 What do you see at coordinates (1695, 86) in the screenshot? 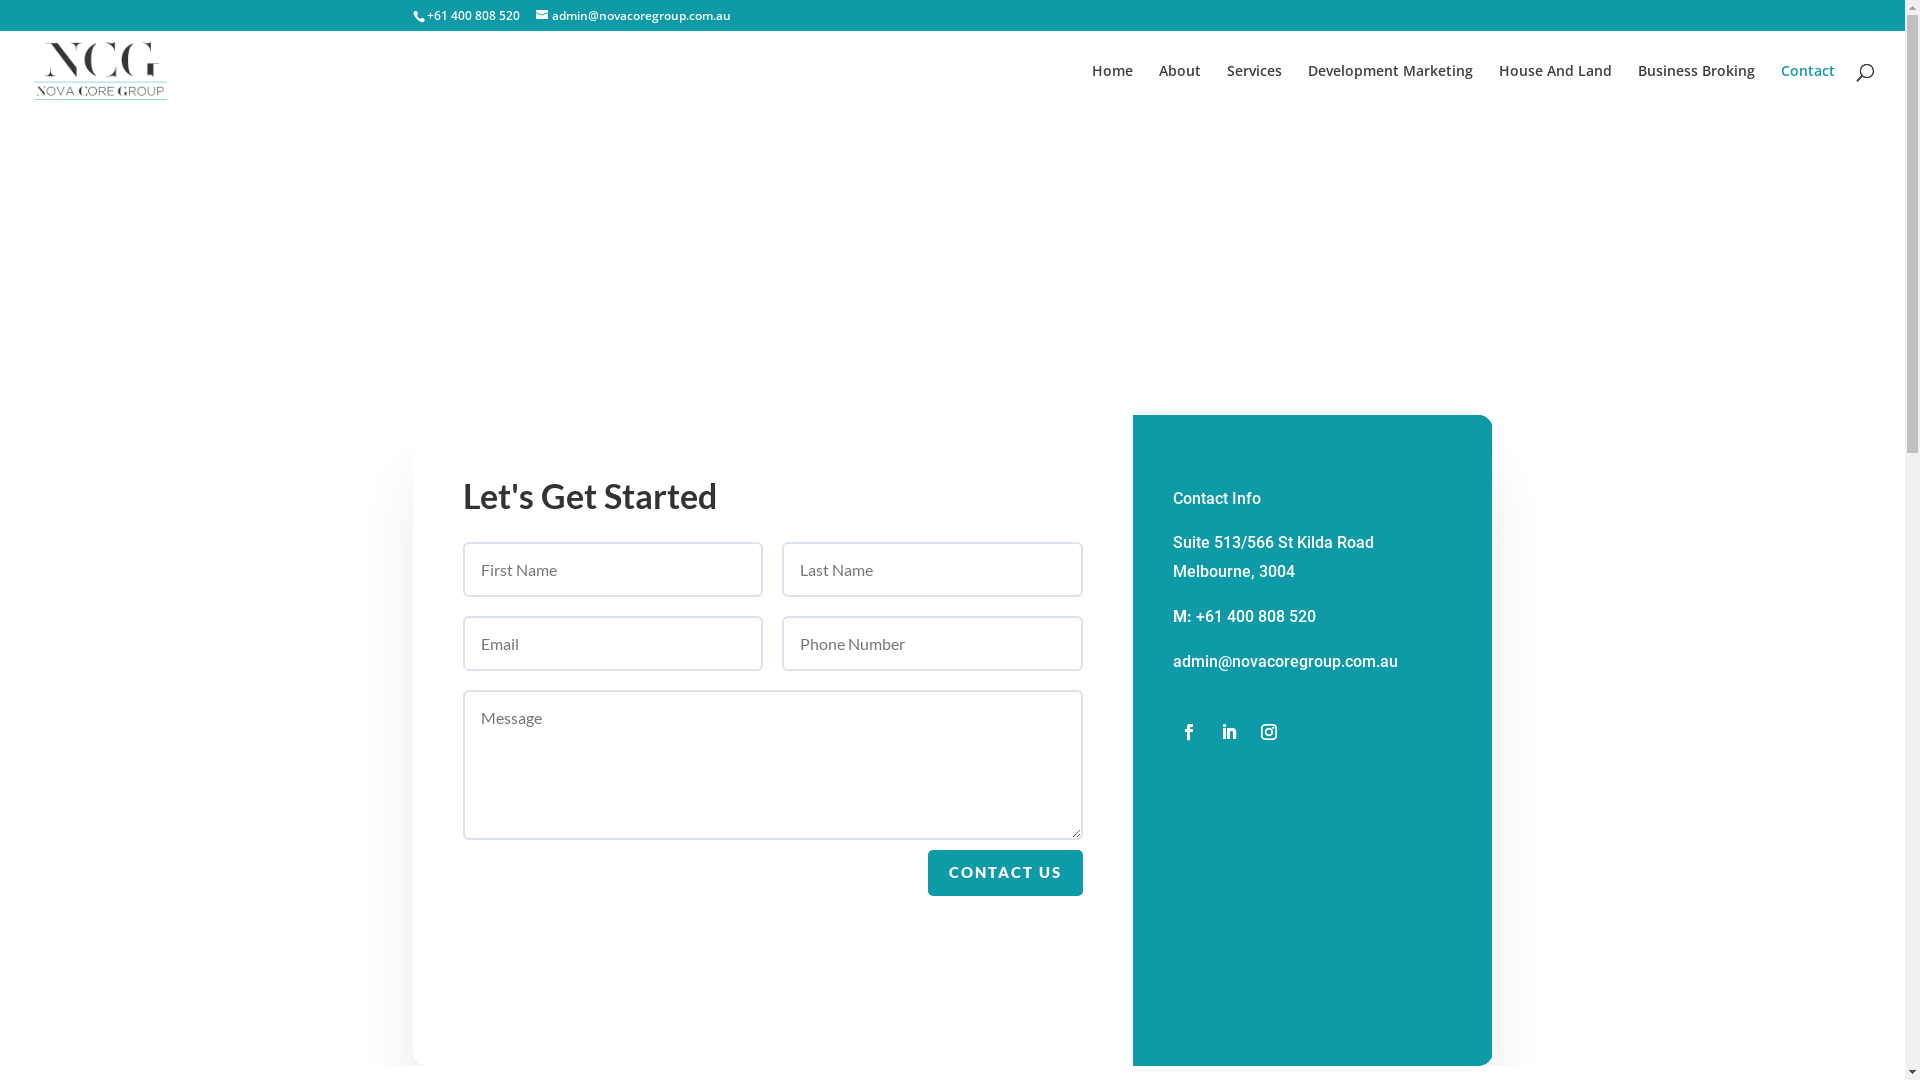
I see `'Business Broking'` at bounding box center [1695, 86].